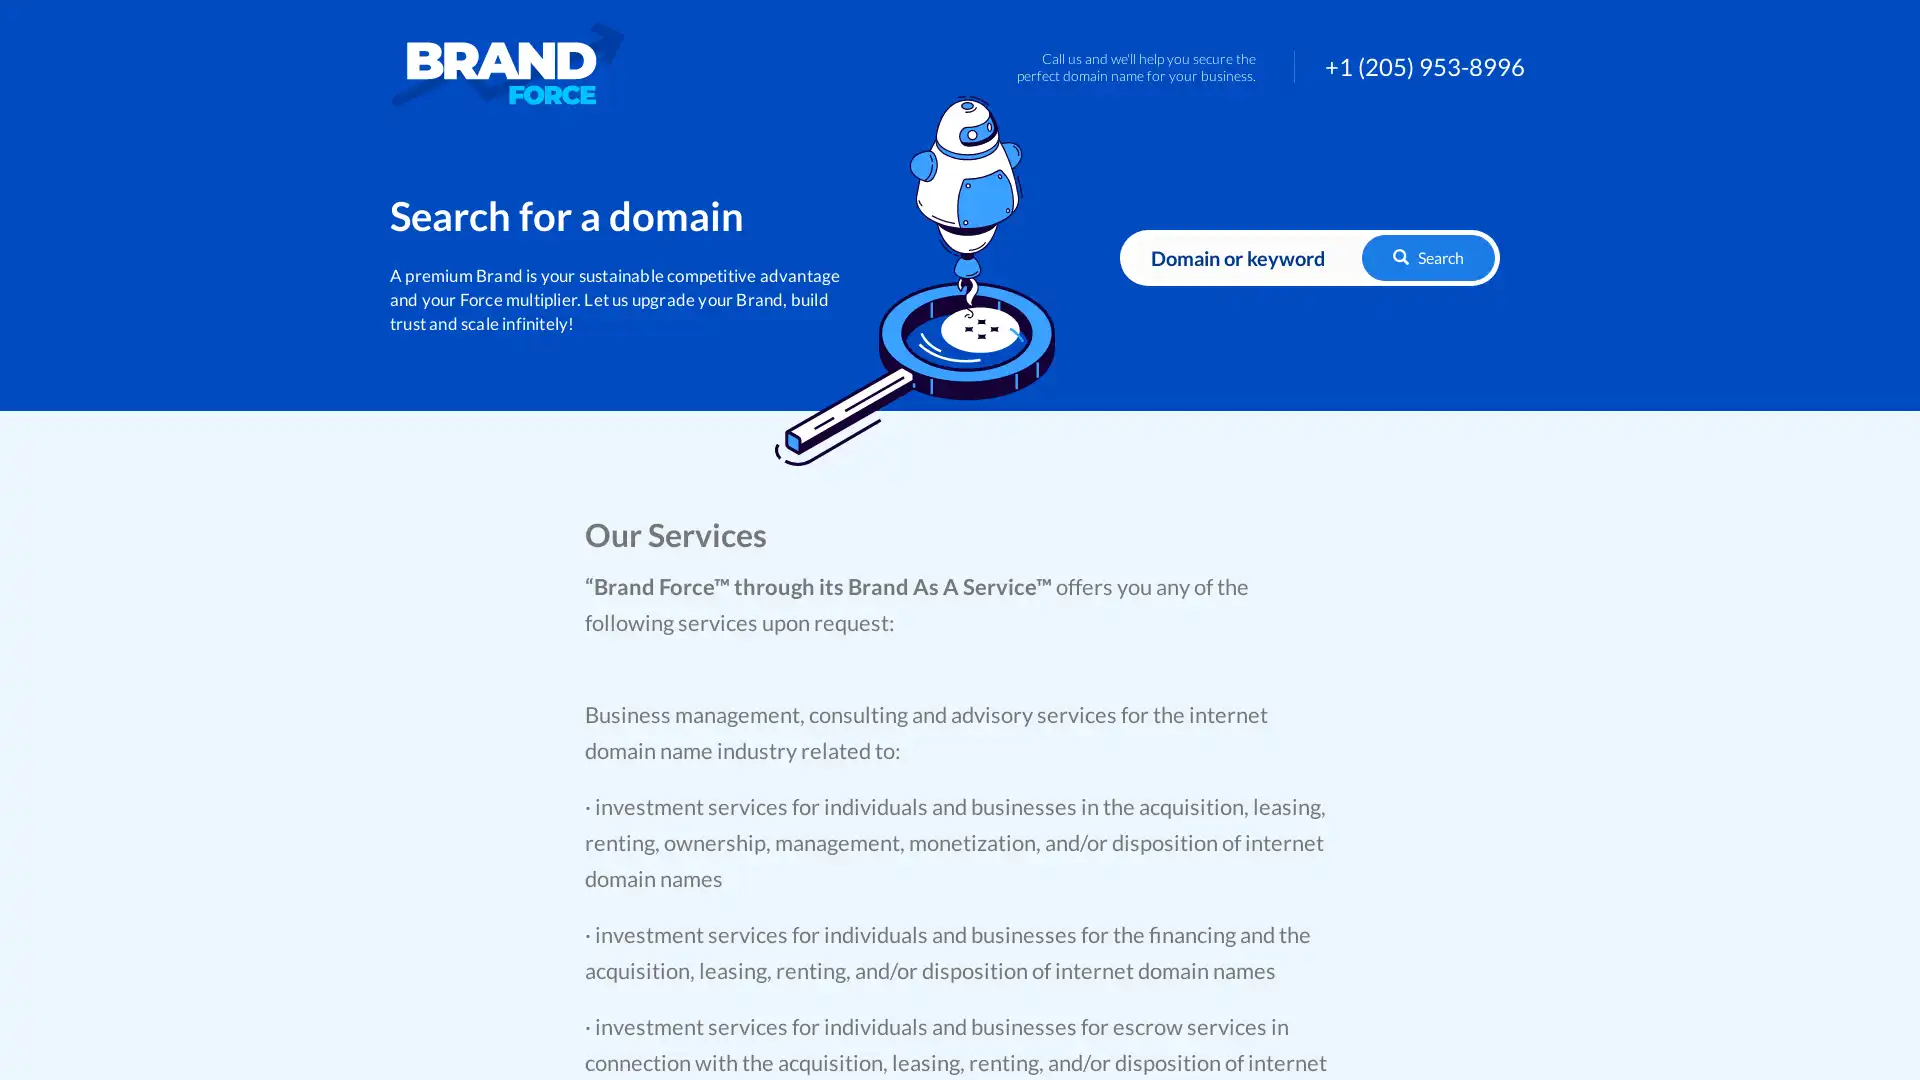  Describe the element at coordinates (1427, 256) in the screenshot. I see `Search` at that location.